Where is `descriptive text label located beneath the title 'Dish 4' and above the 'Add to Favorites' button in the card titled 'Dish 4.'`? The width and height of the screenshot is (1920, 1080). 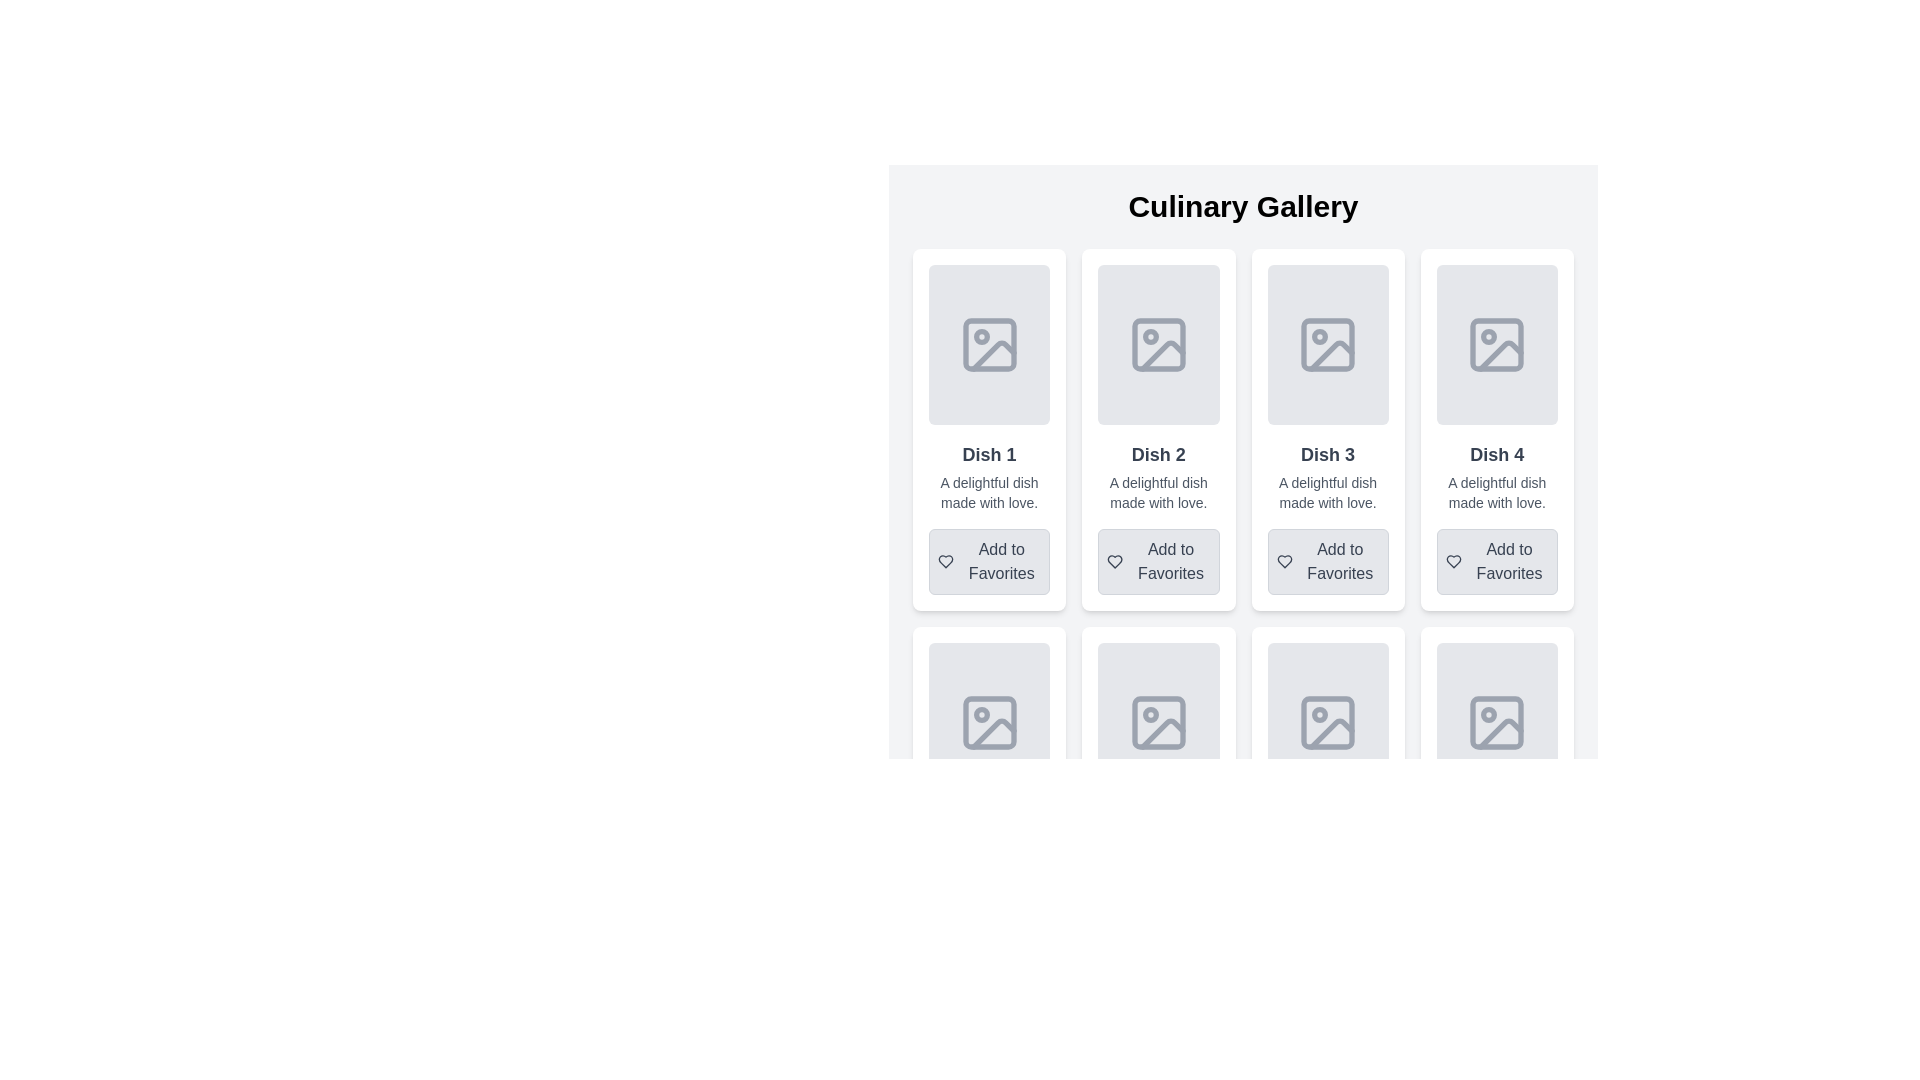 descriptive text label located beneath the title 'Dish 4' and above the 'Add to Favorites' button in the card titled 'Dish 4.' is located at coordinates (1497, 493).